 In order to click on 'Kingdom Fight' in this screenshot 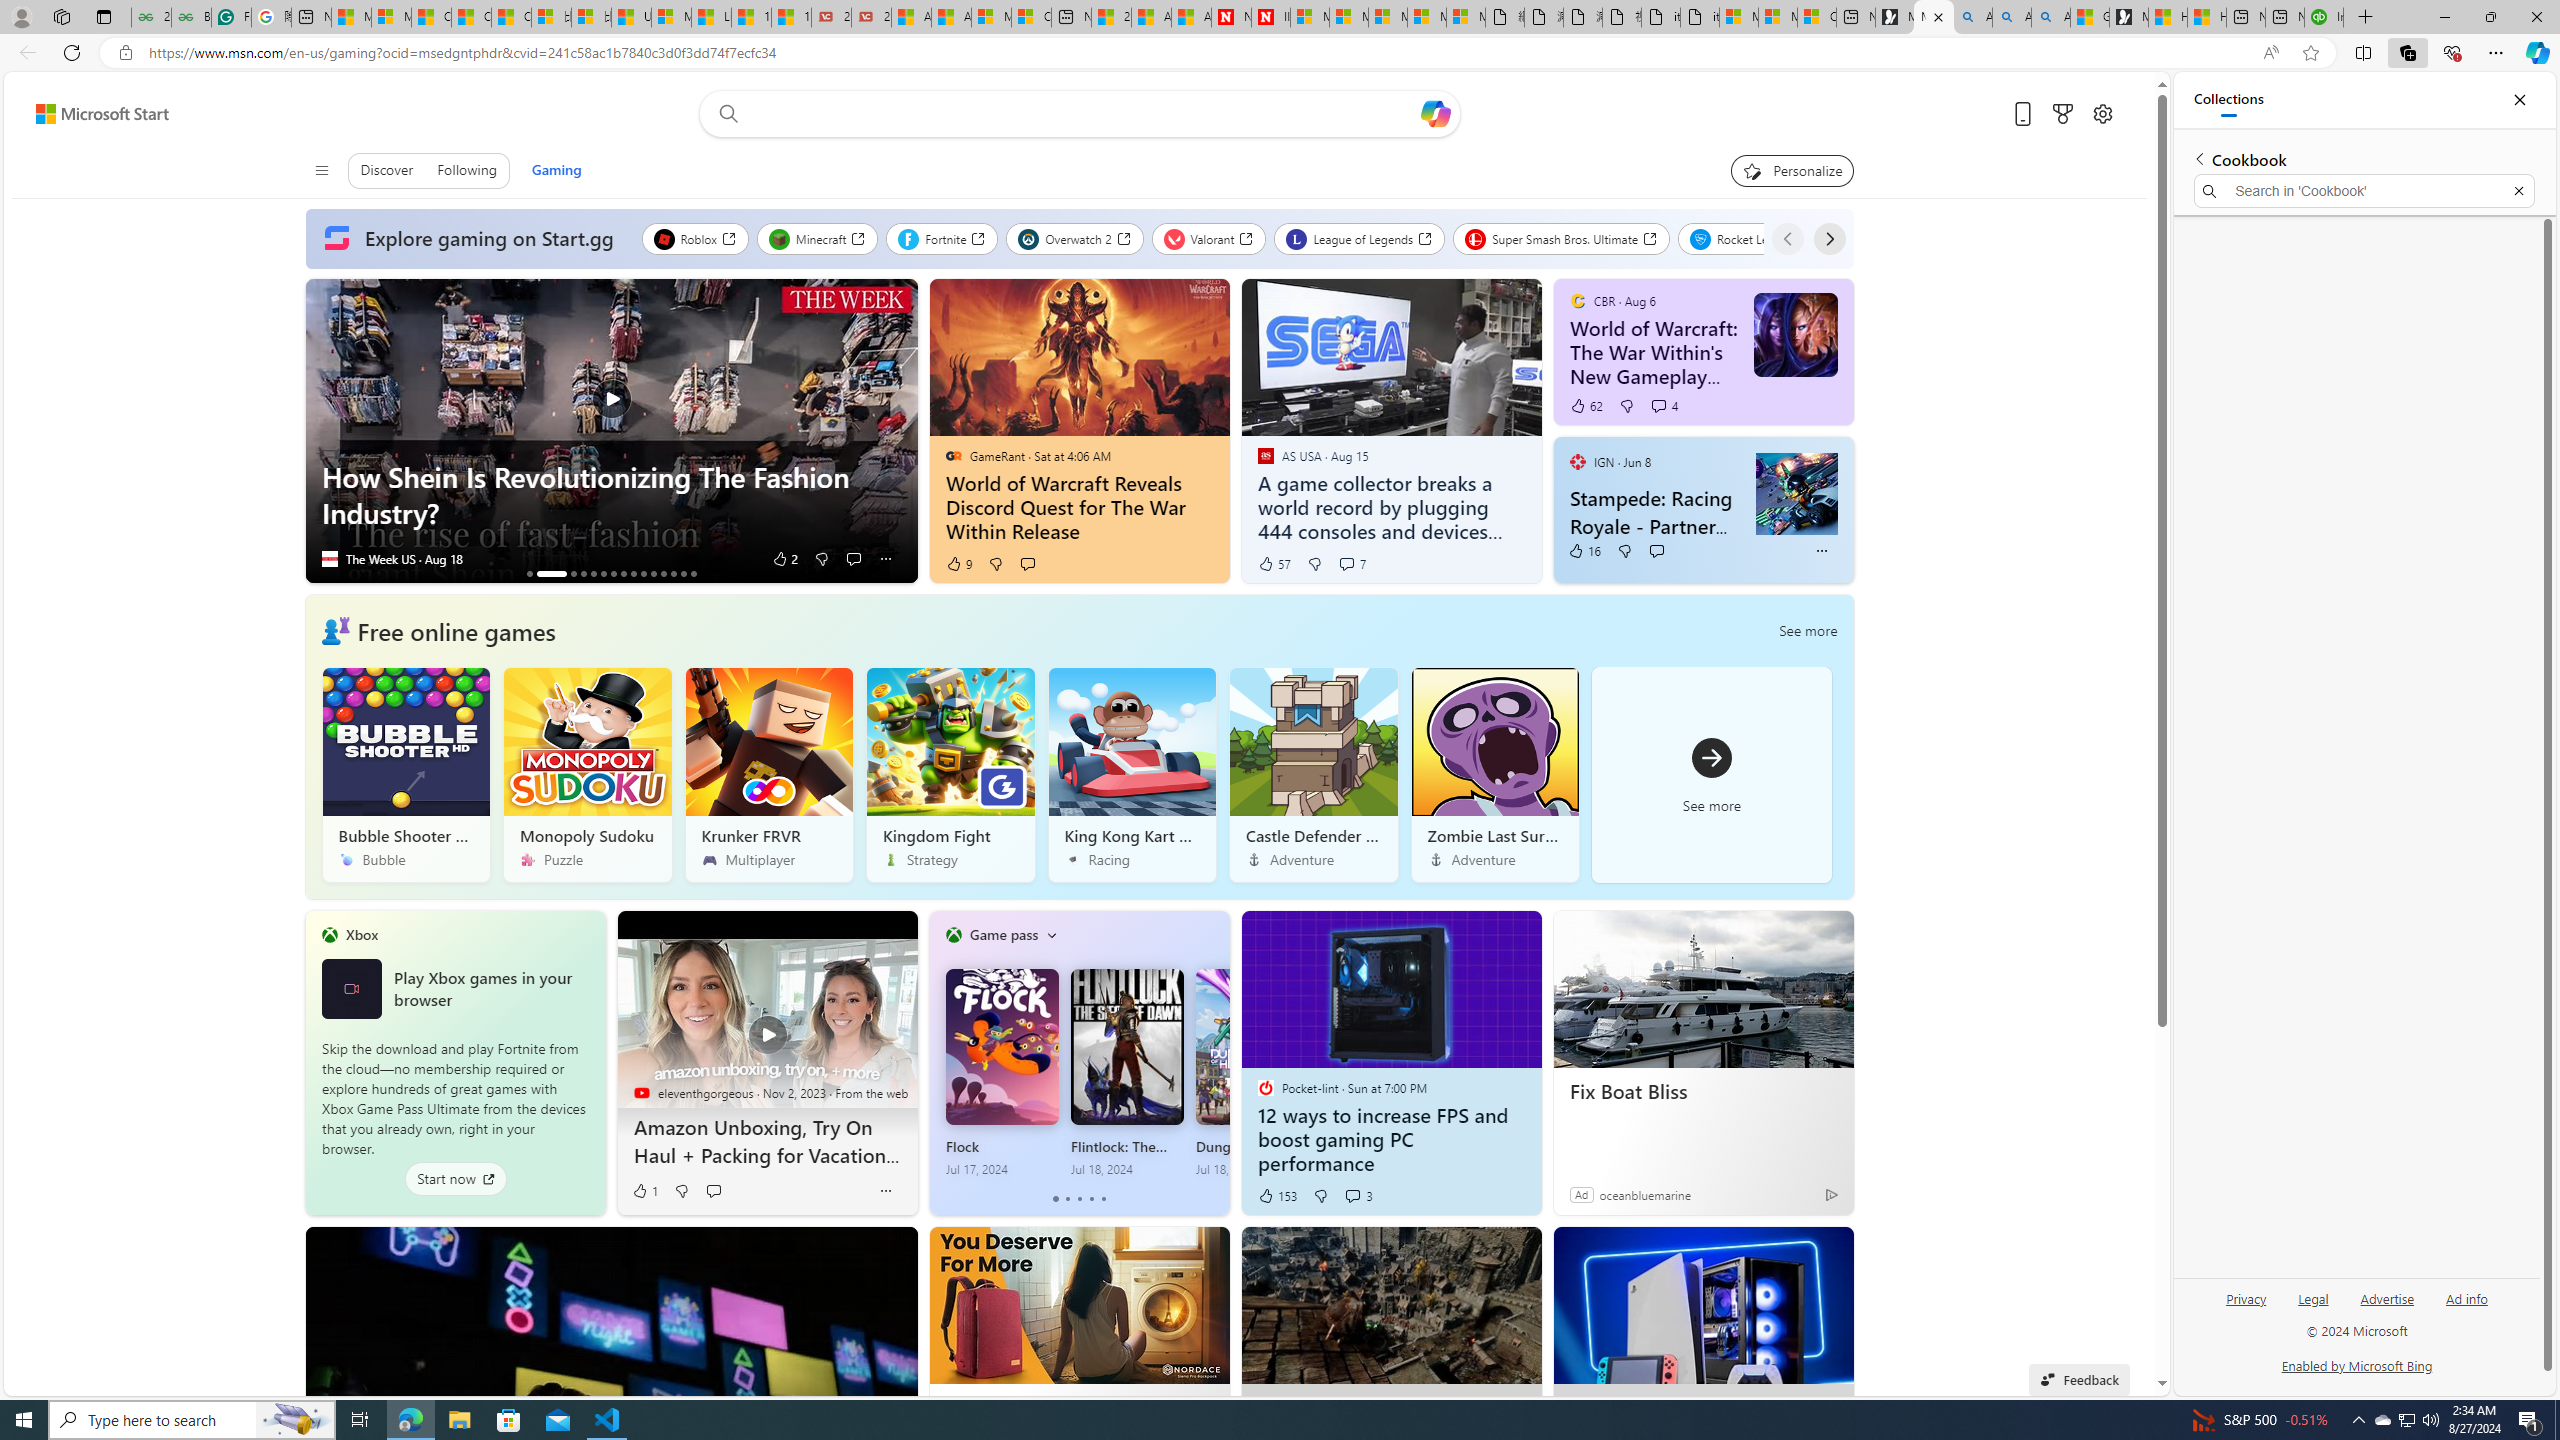, I will do `click(950, 773)`.